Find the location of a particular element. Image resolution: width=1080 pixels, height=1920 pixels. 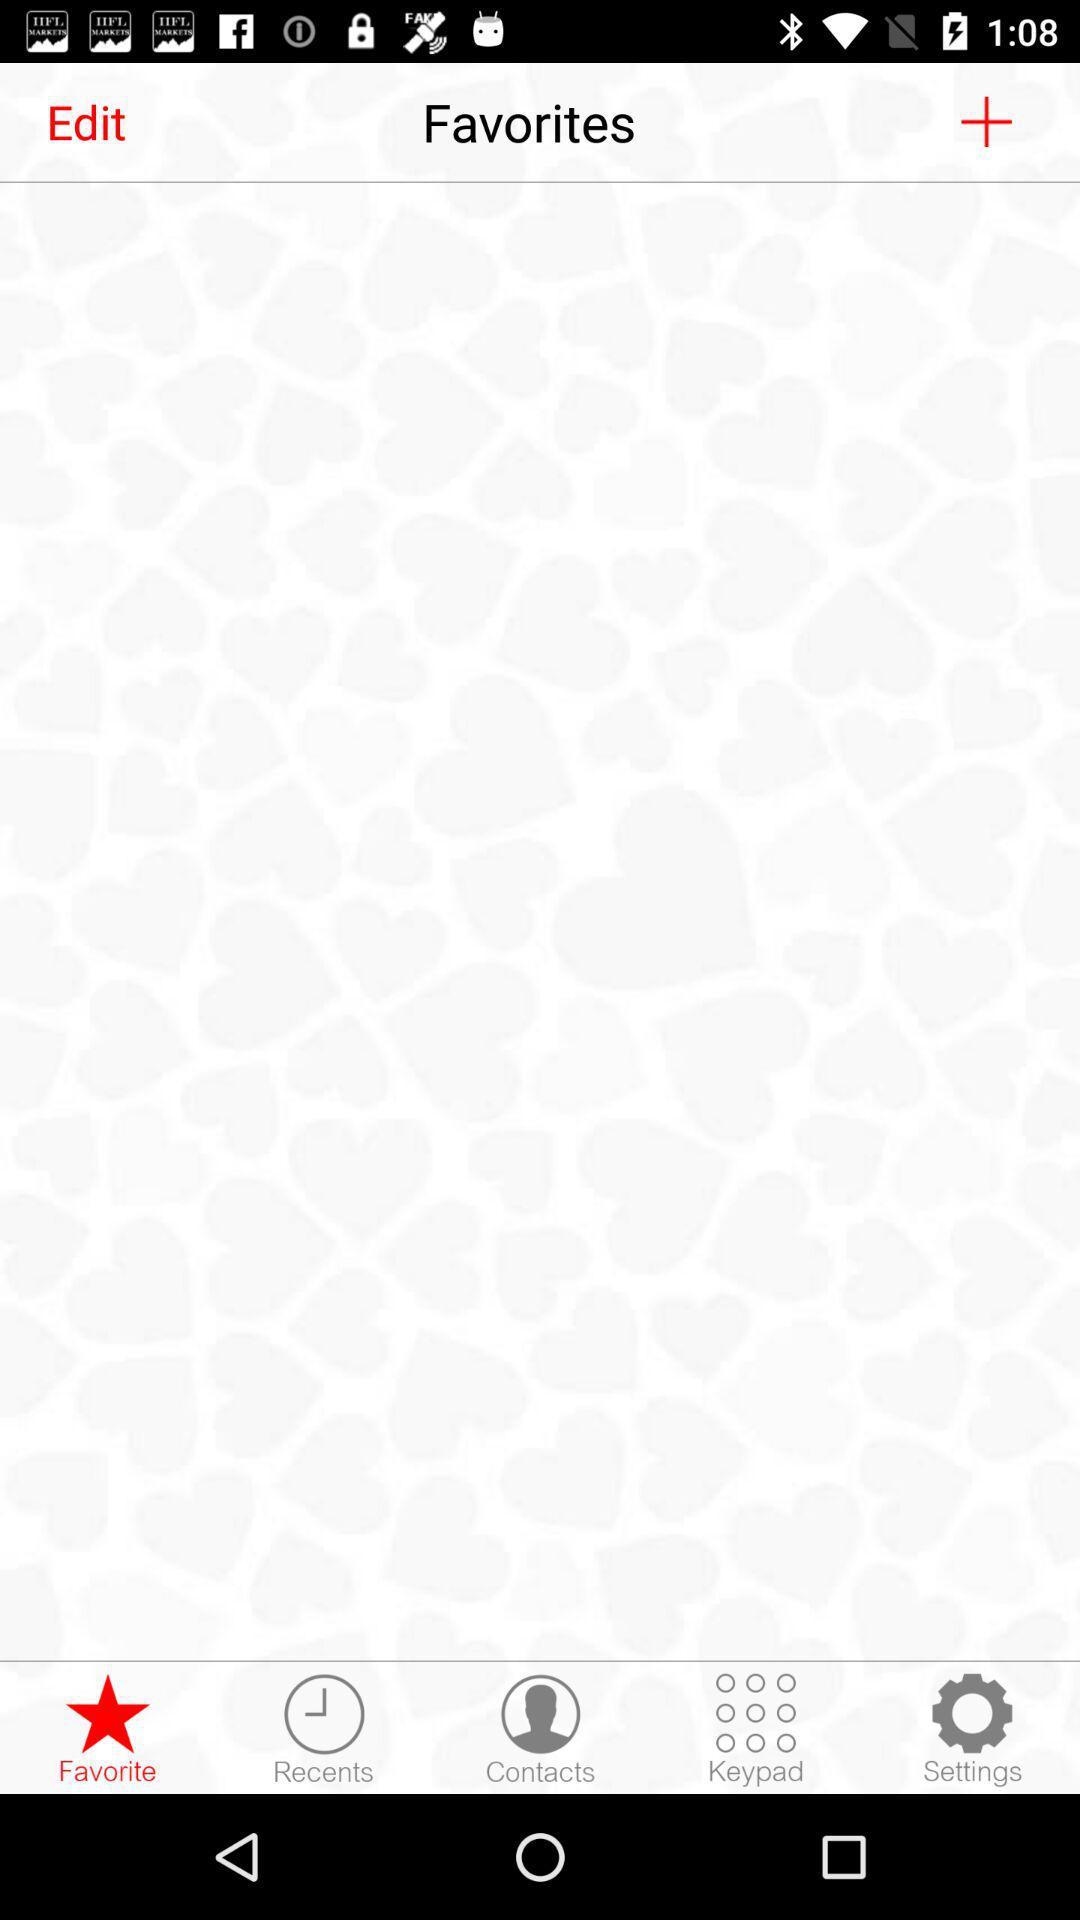

open recent is located at coordinates (323, 1728).